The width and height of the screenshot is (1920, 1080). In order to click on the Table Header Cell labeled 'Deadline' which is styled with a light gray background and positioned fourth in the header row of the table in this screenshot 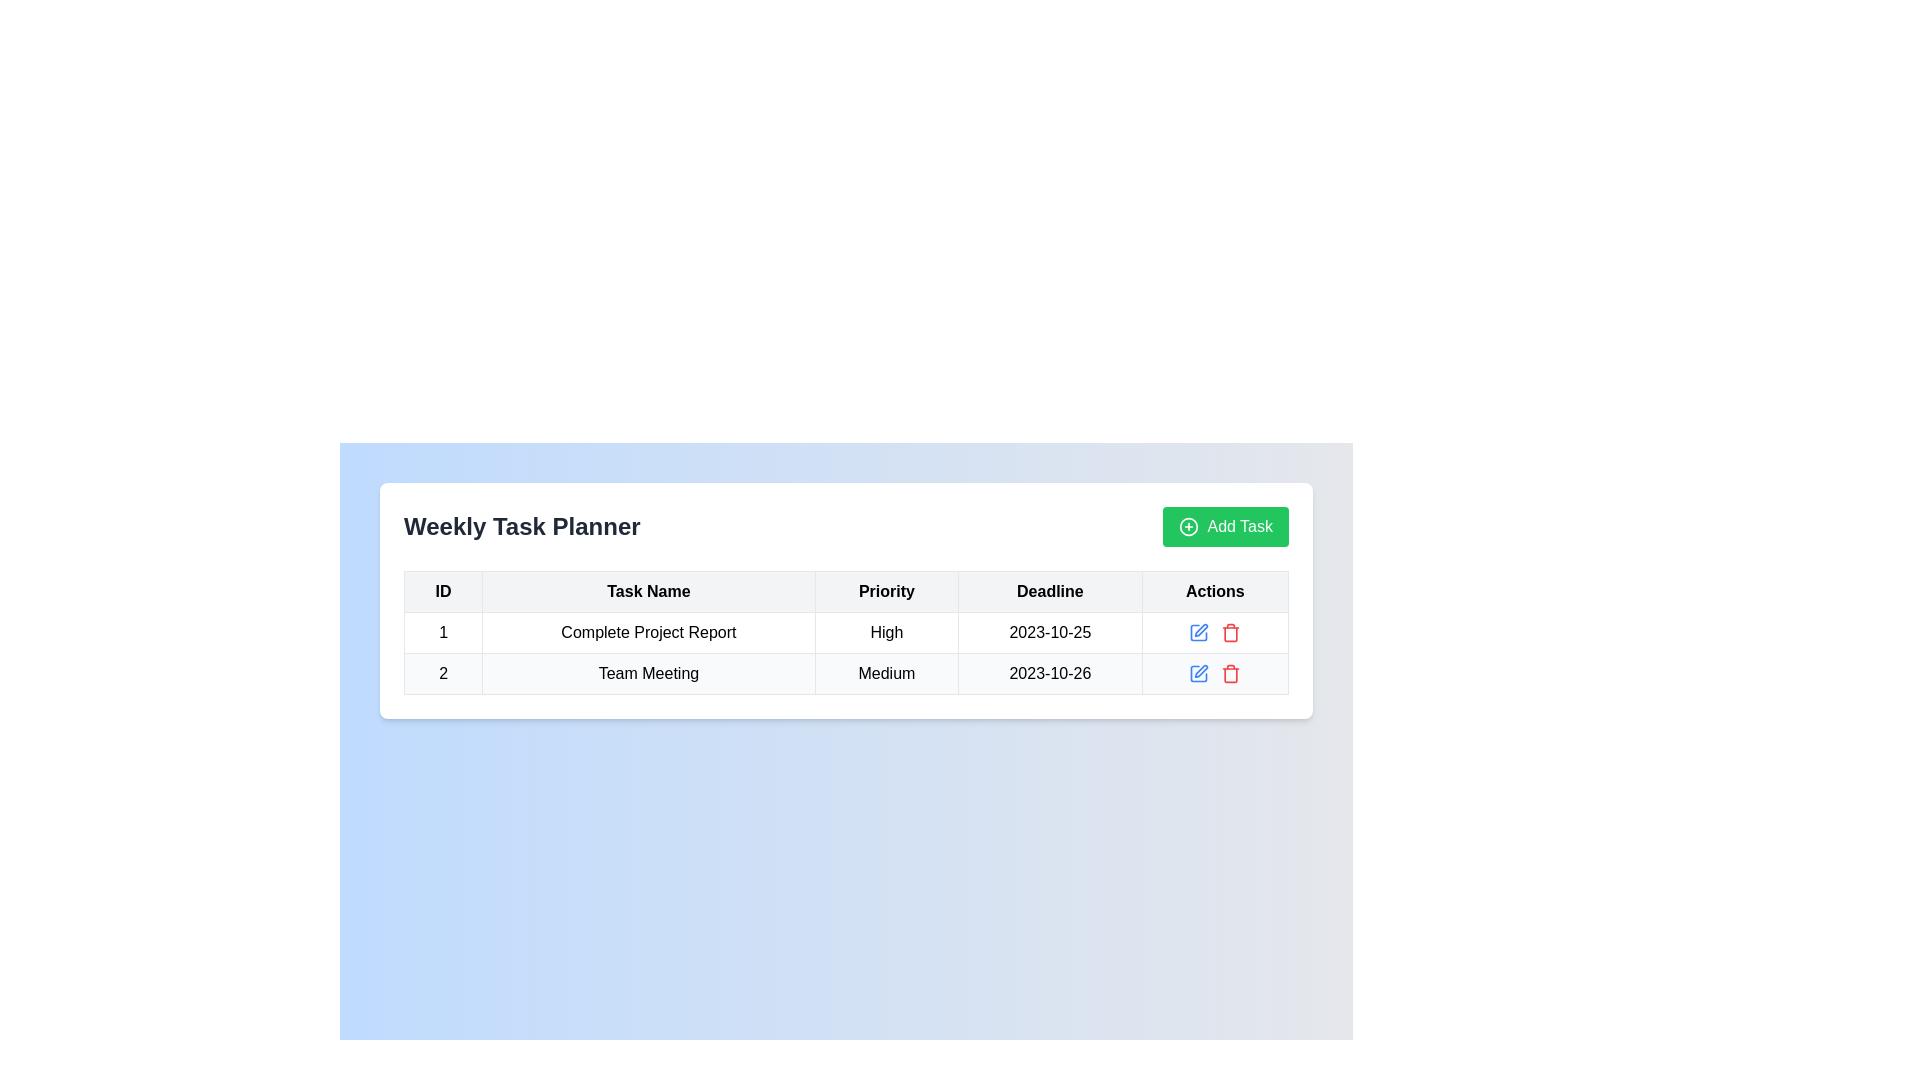, I will do `click(1049, 590)`.